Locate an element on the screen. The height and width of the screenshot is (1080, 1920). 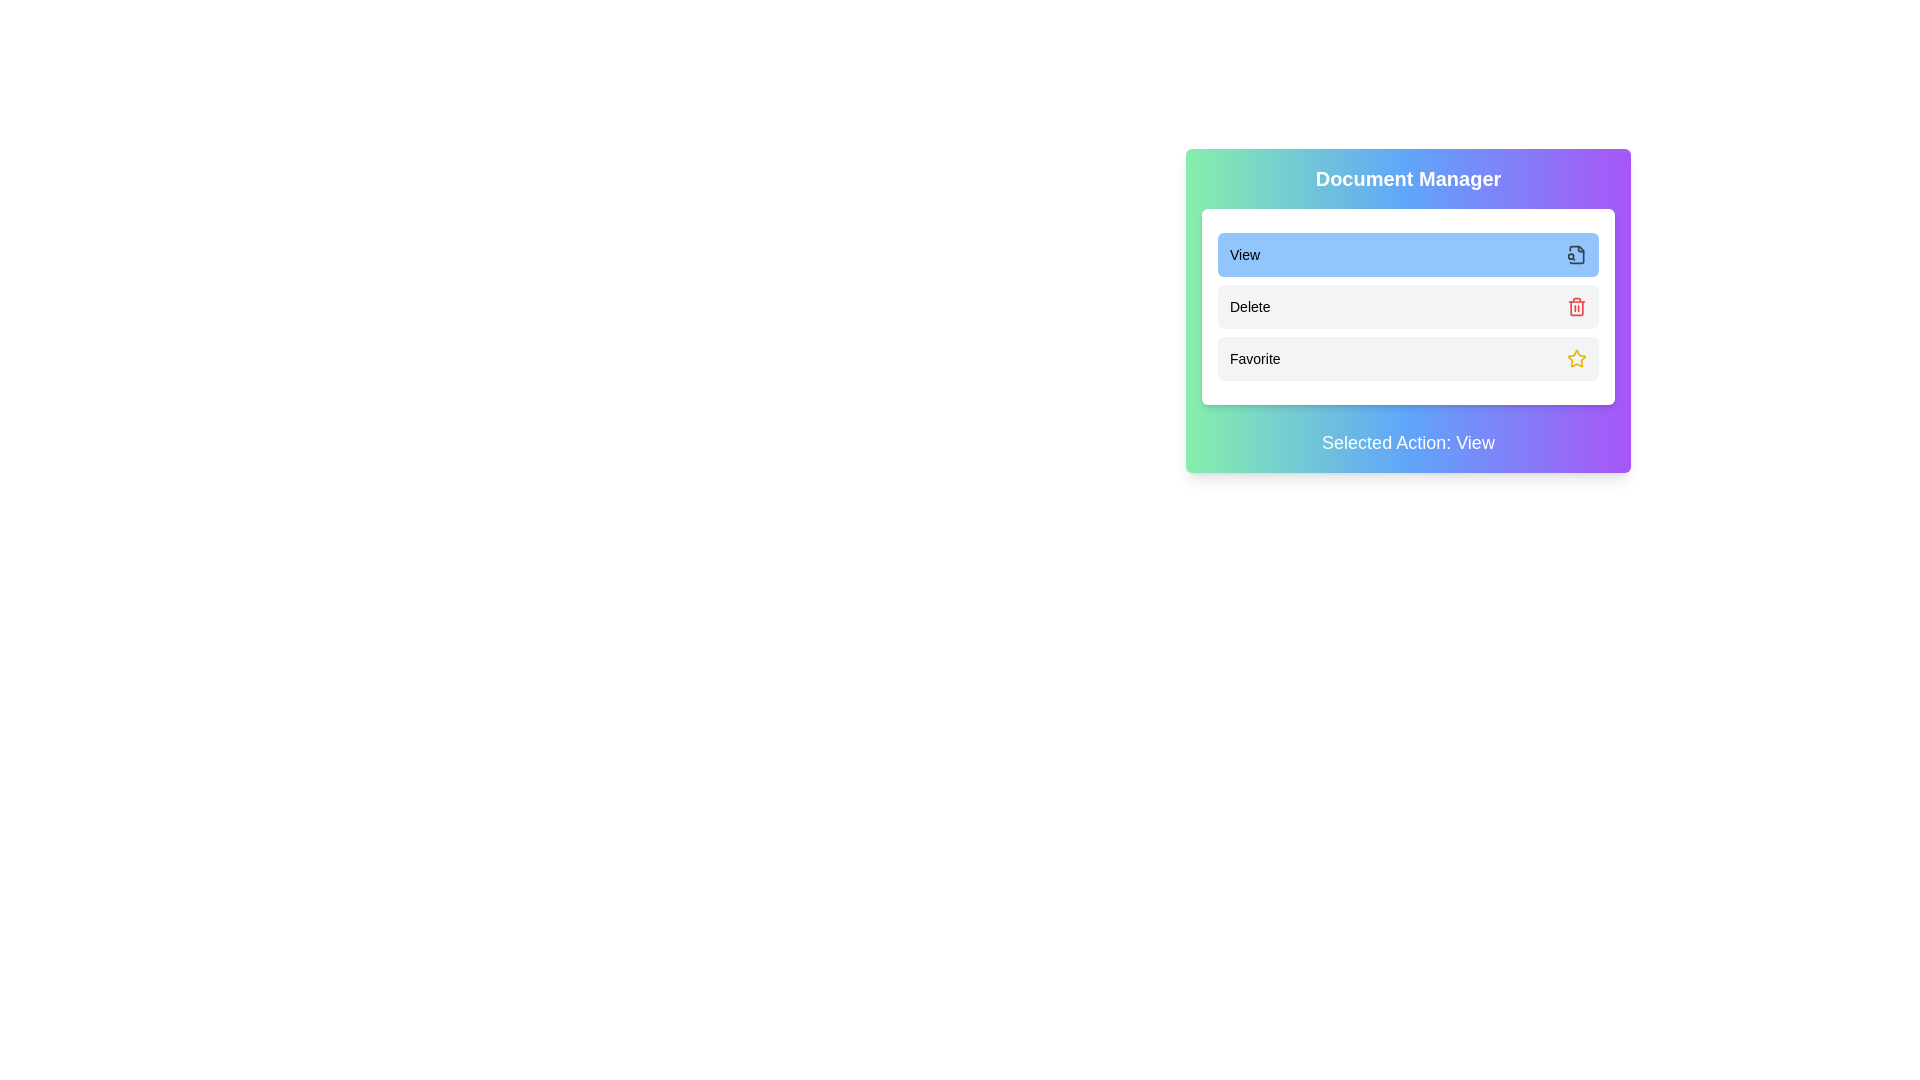
the action Delete by clicking the corresponding button is located at coordinates (1407, 307).